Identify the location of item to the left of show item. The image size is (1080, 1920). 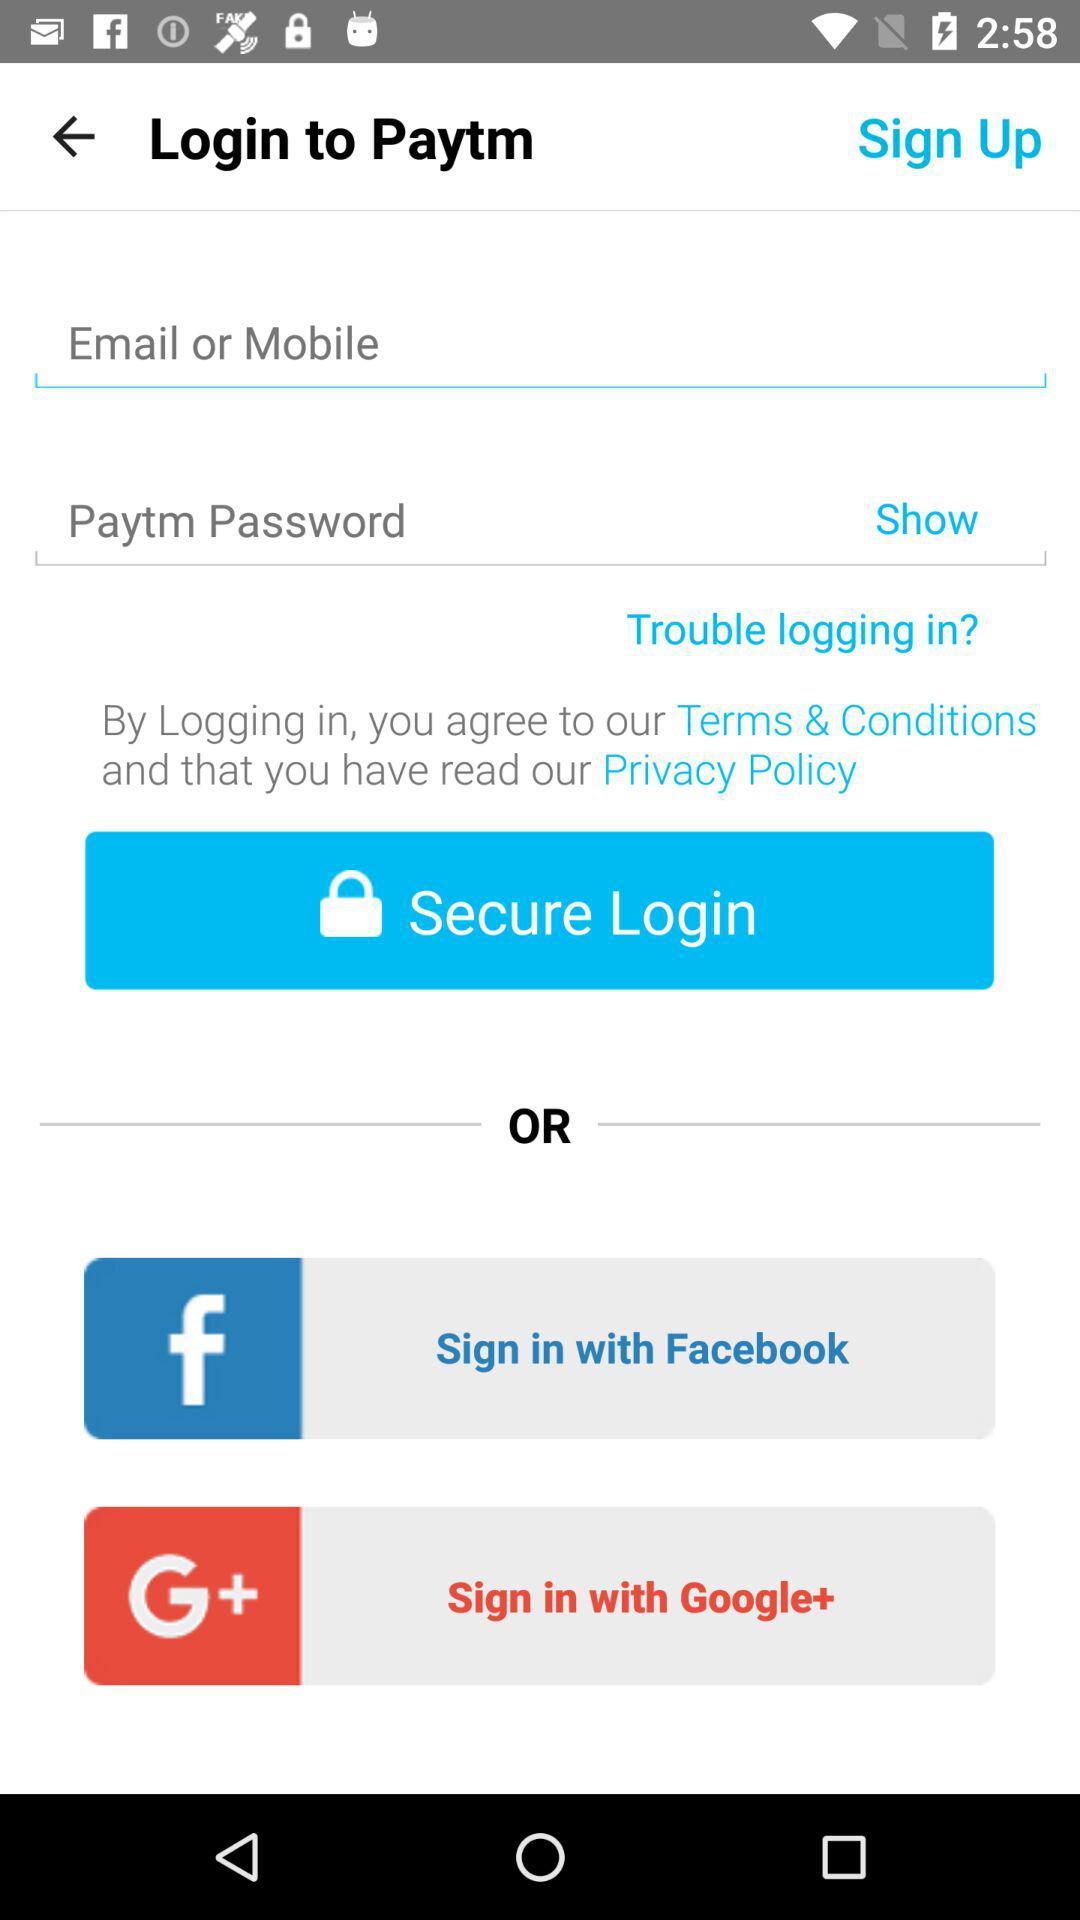
(454, 467).